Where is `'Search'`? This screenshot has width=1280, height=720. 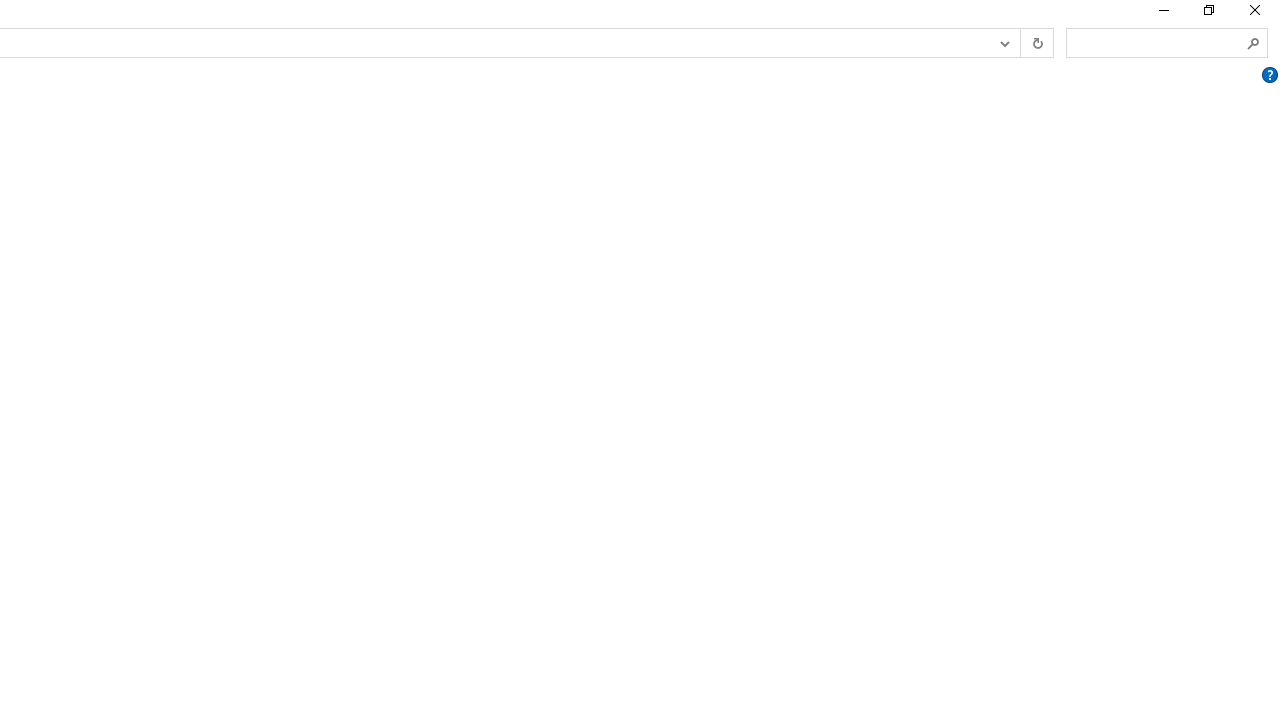 'Search' is located at coordinates (1252, 43).